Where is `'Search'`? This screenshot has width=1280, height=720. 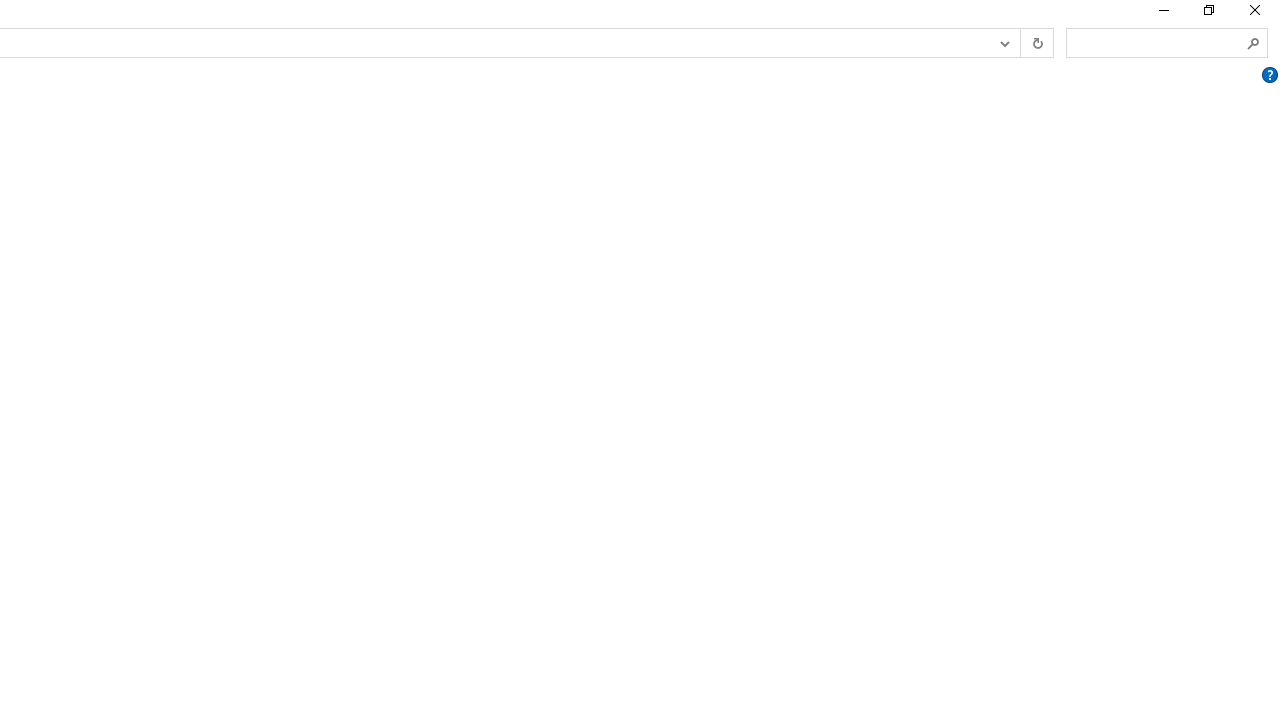 'Search' is located at coordinates (1252, 43).